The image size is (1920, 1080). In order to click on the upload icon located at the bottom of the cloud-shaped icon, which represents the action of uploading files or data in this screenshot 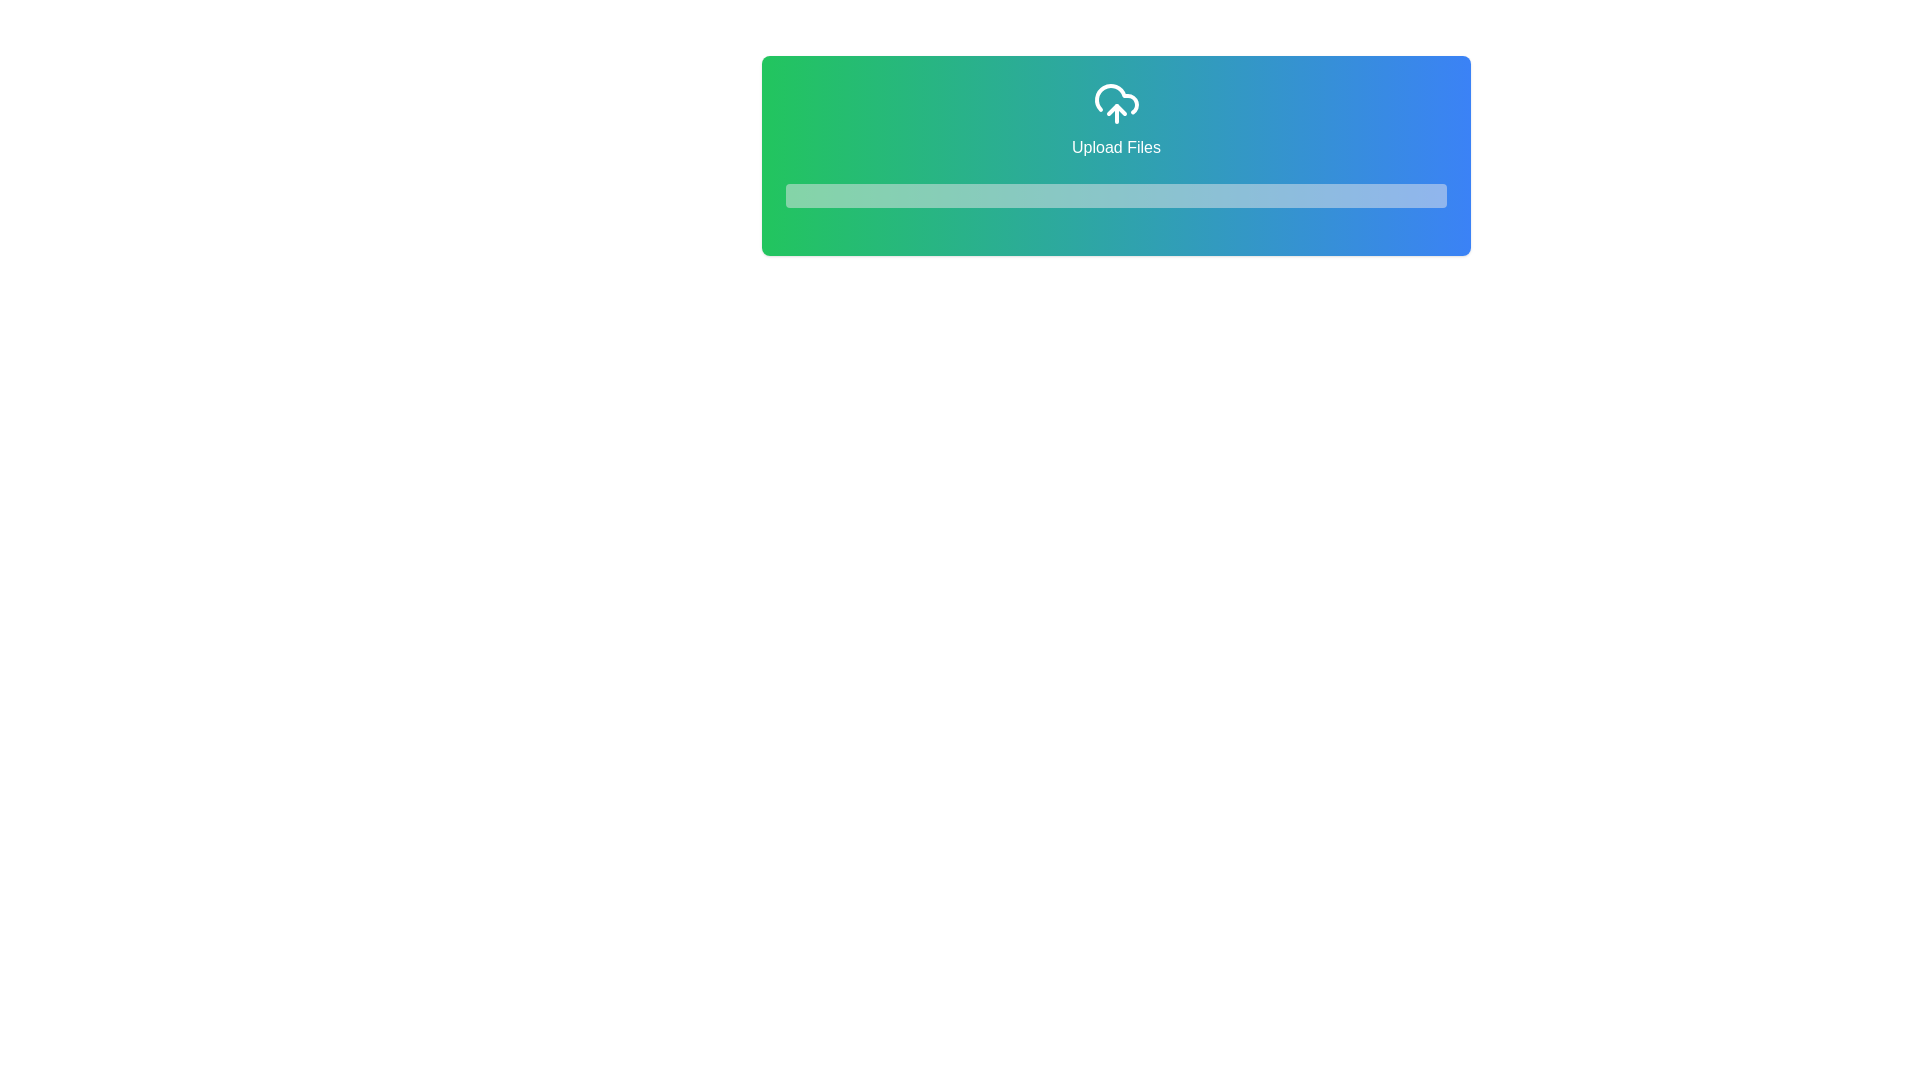, I will do `click(1115, 110)`.